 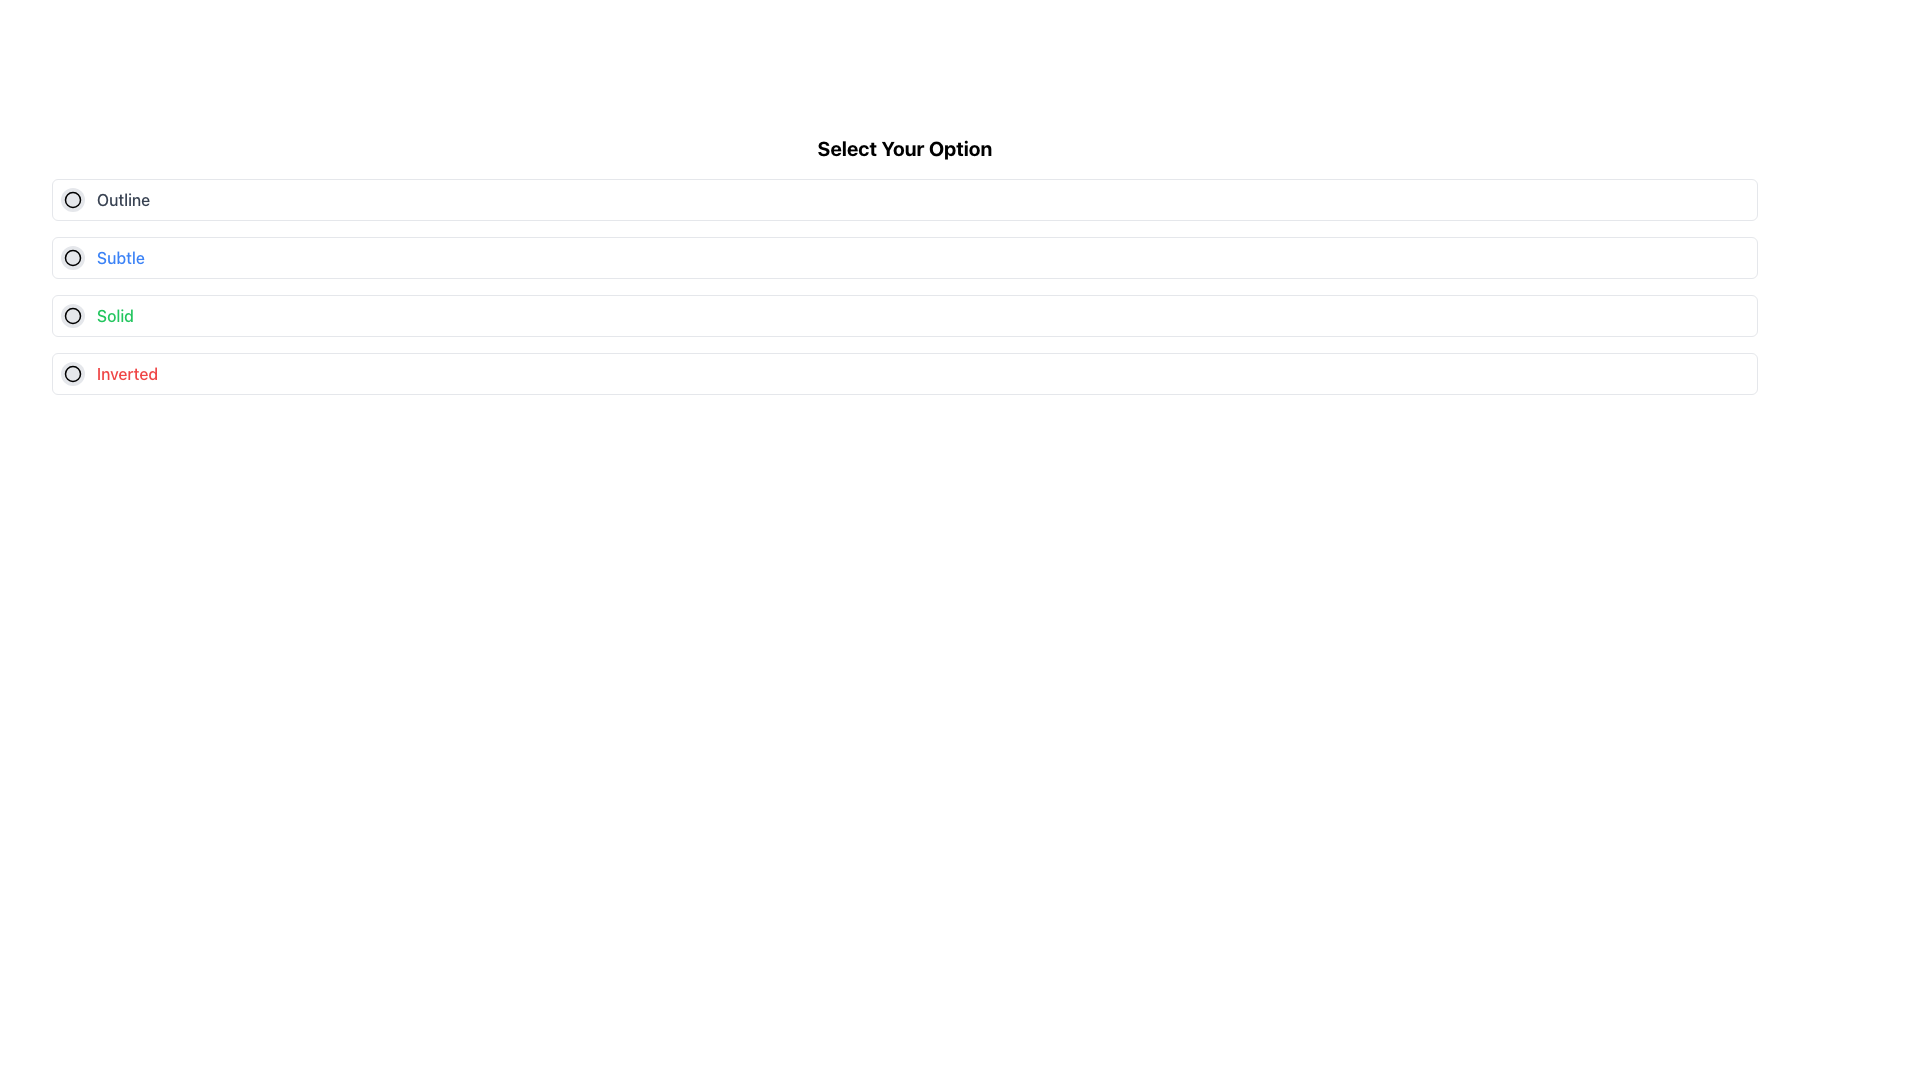 What do you see at coordinates (72, 315) in the screenshot?
I see `the SVG-based circle element that represents the 'Solid' option in the selection list` at bounding box center [72, 315].